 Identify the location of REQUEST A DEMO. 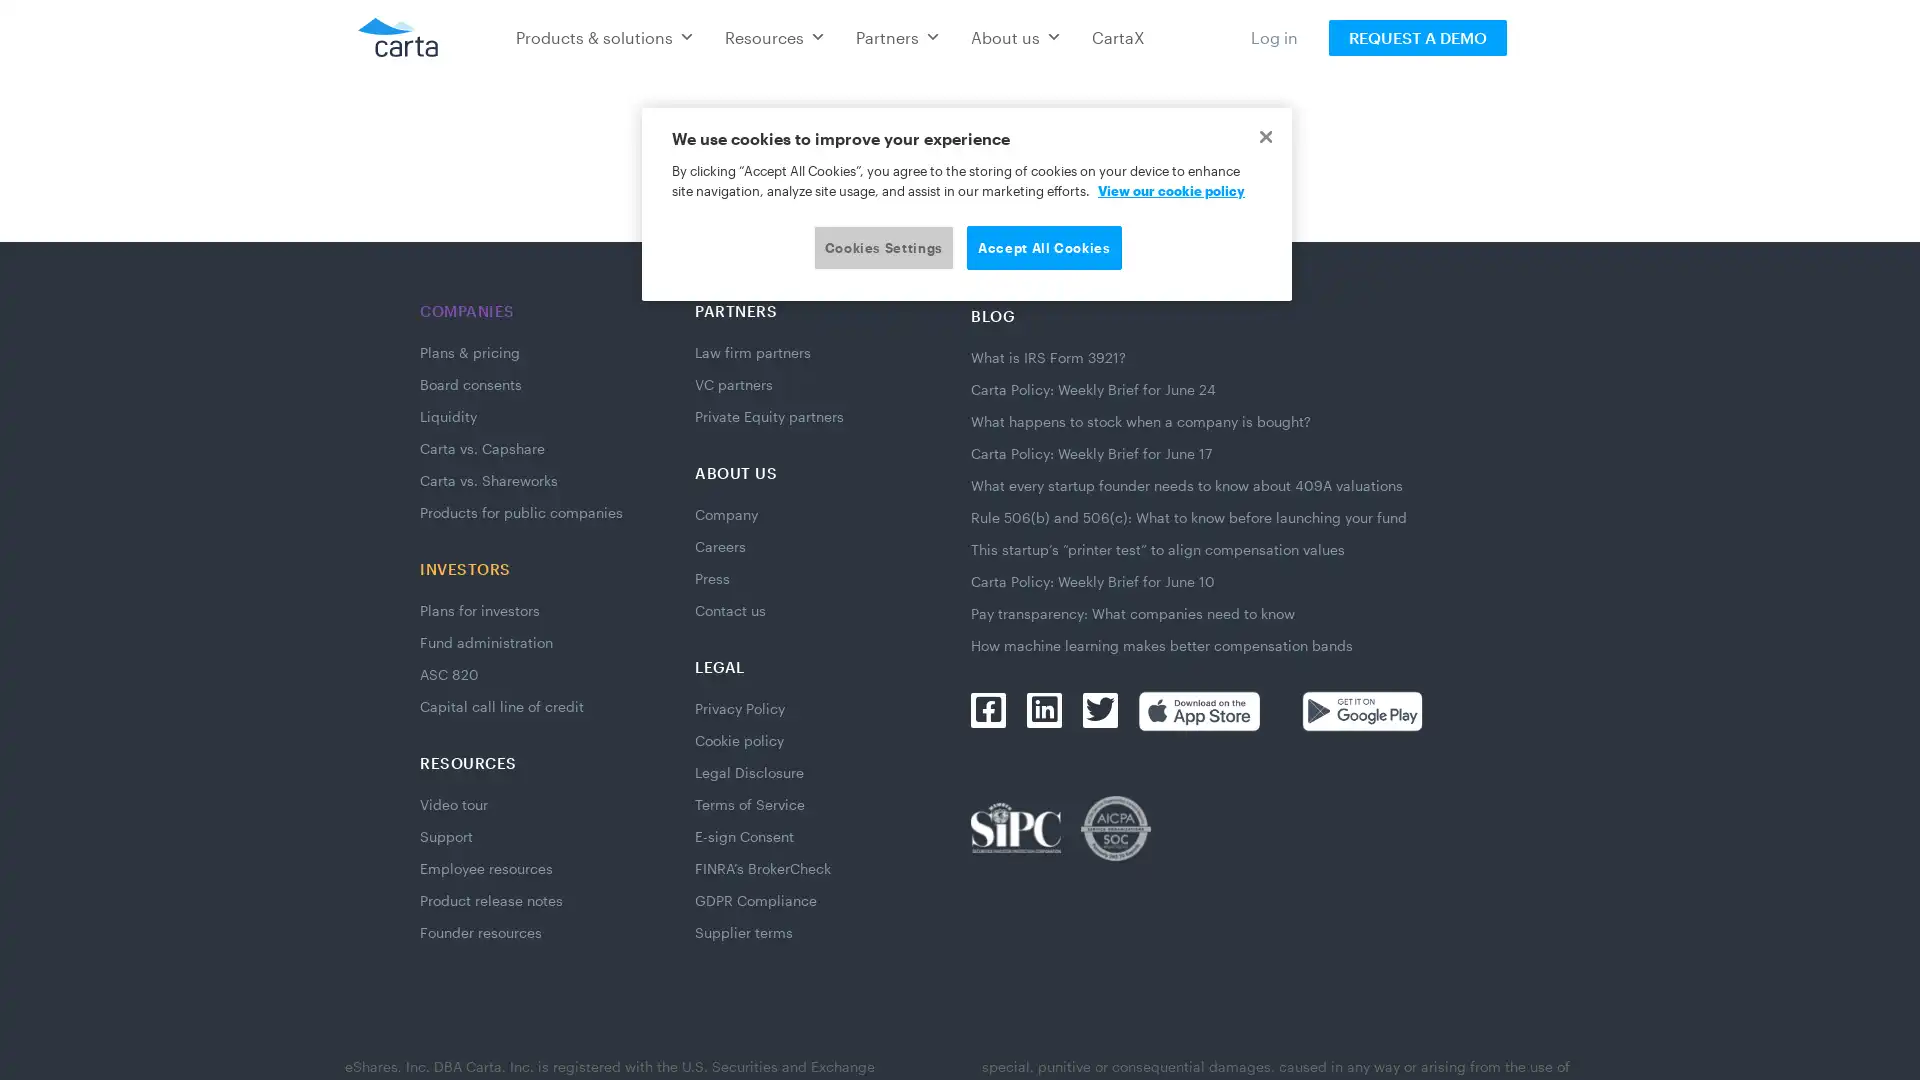
(1416, 37).